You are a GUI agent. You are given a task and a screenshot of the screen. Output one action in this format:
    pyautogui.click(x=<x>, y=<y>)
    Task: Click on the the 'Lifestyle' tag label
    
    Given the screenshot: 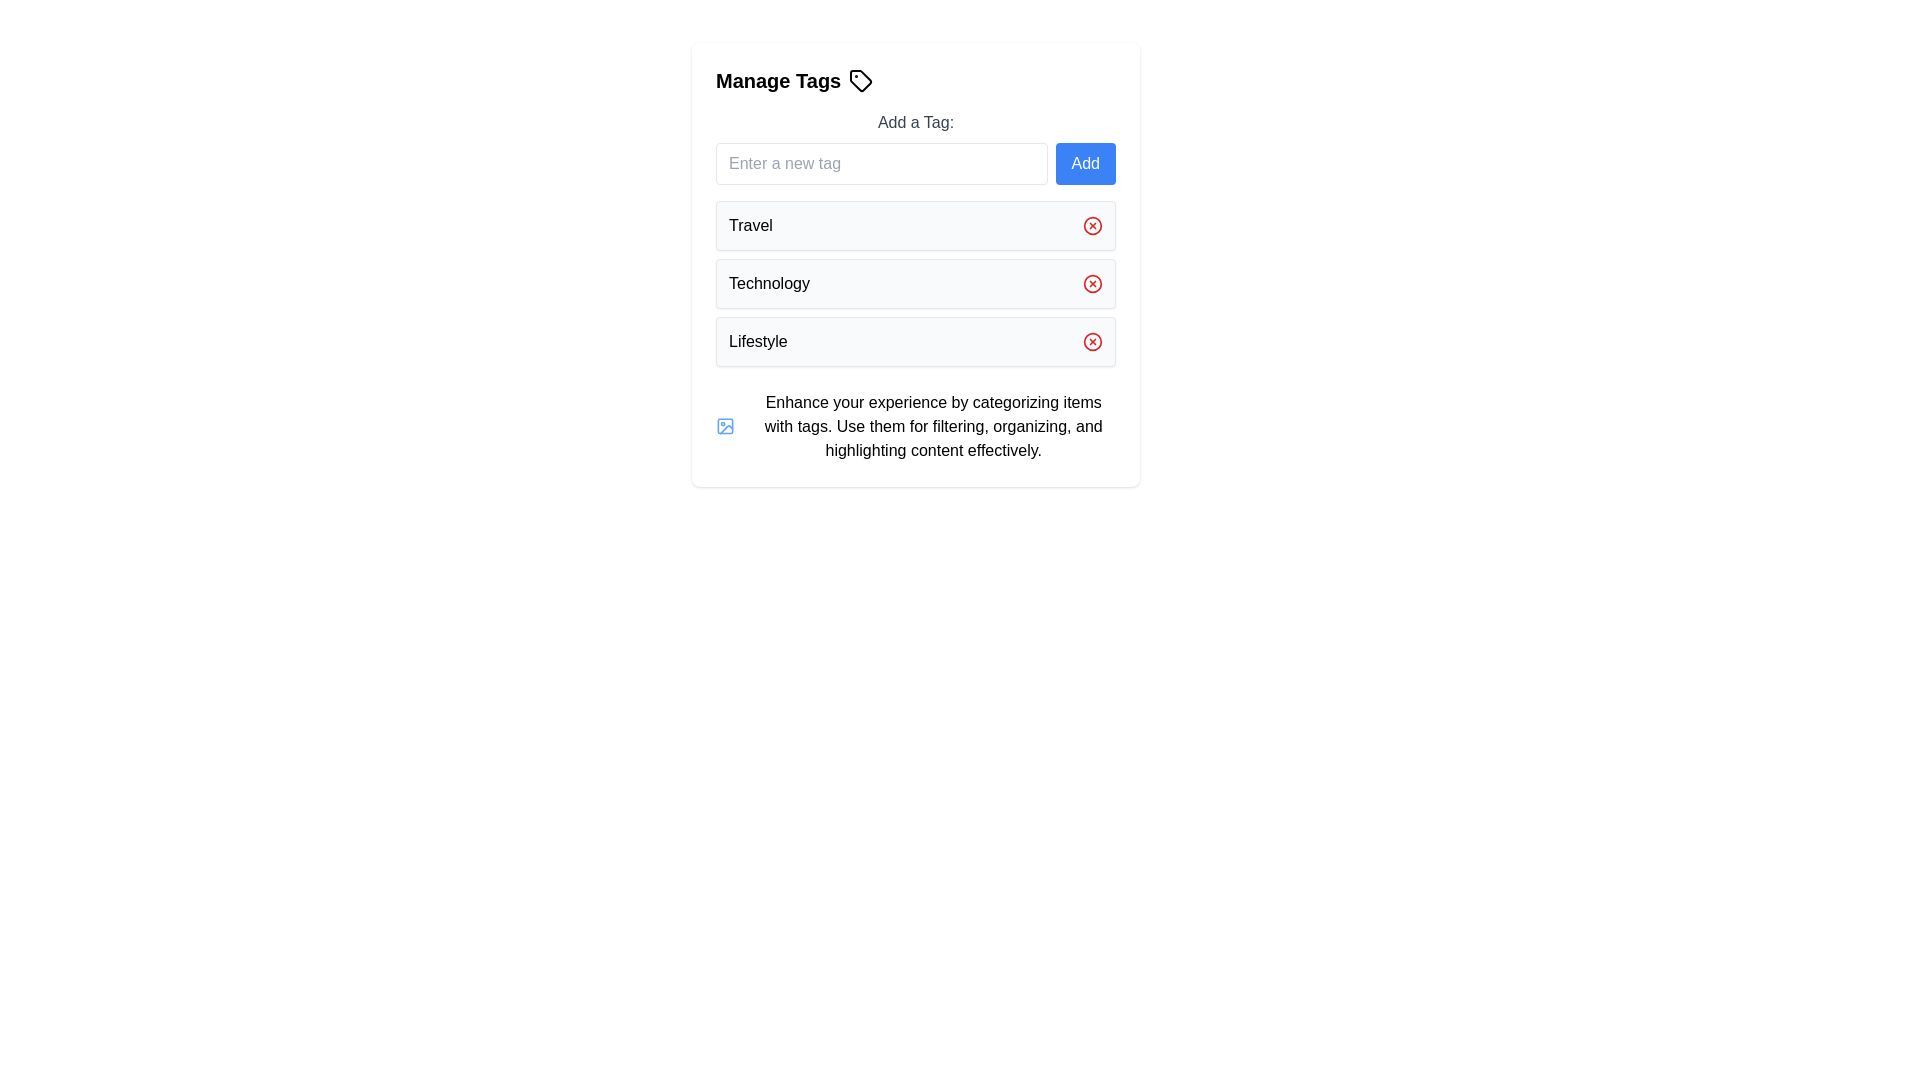 What is the action you would take?
    pyautogui.click(x=757, y=341)
    